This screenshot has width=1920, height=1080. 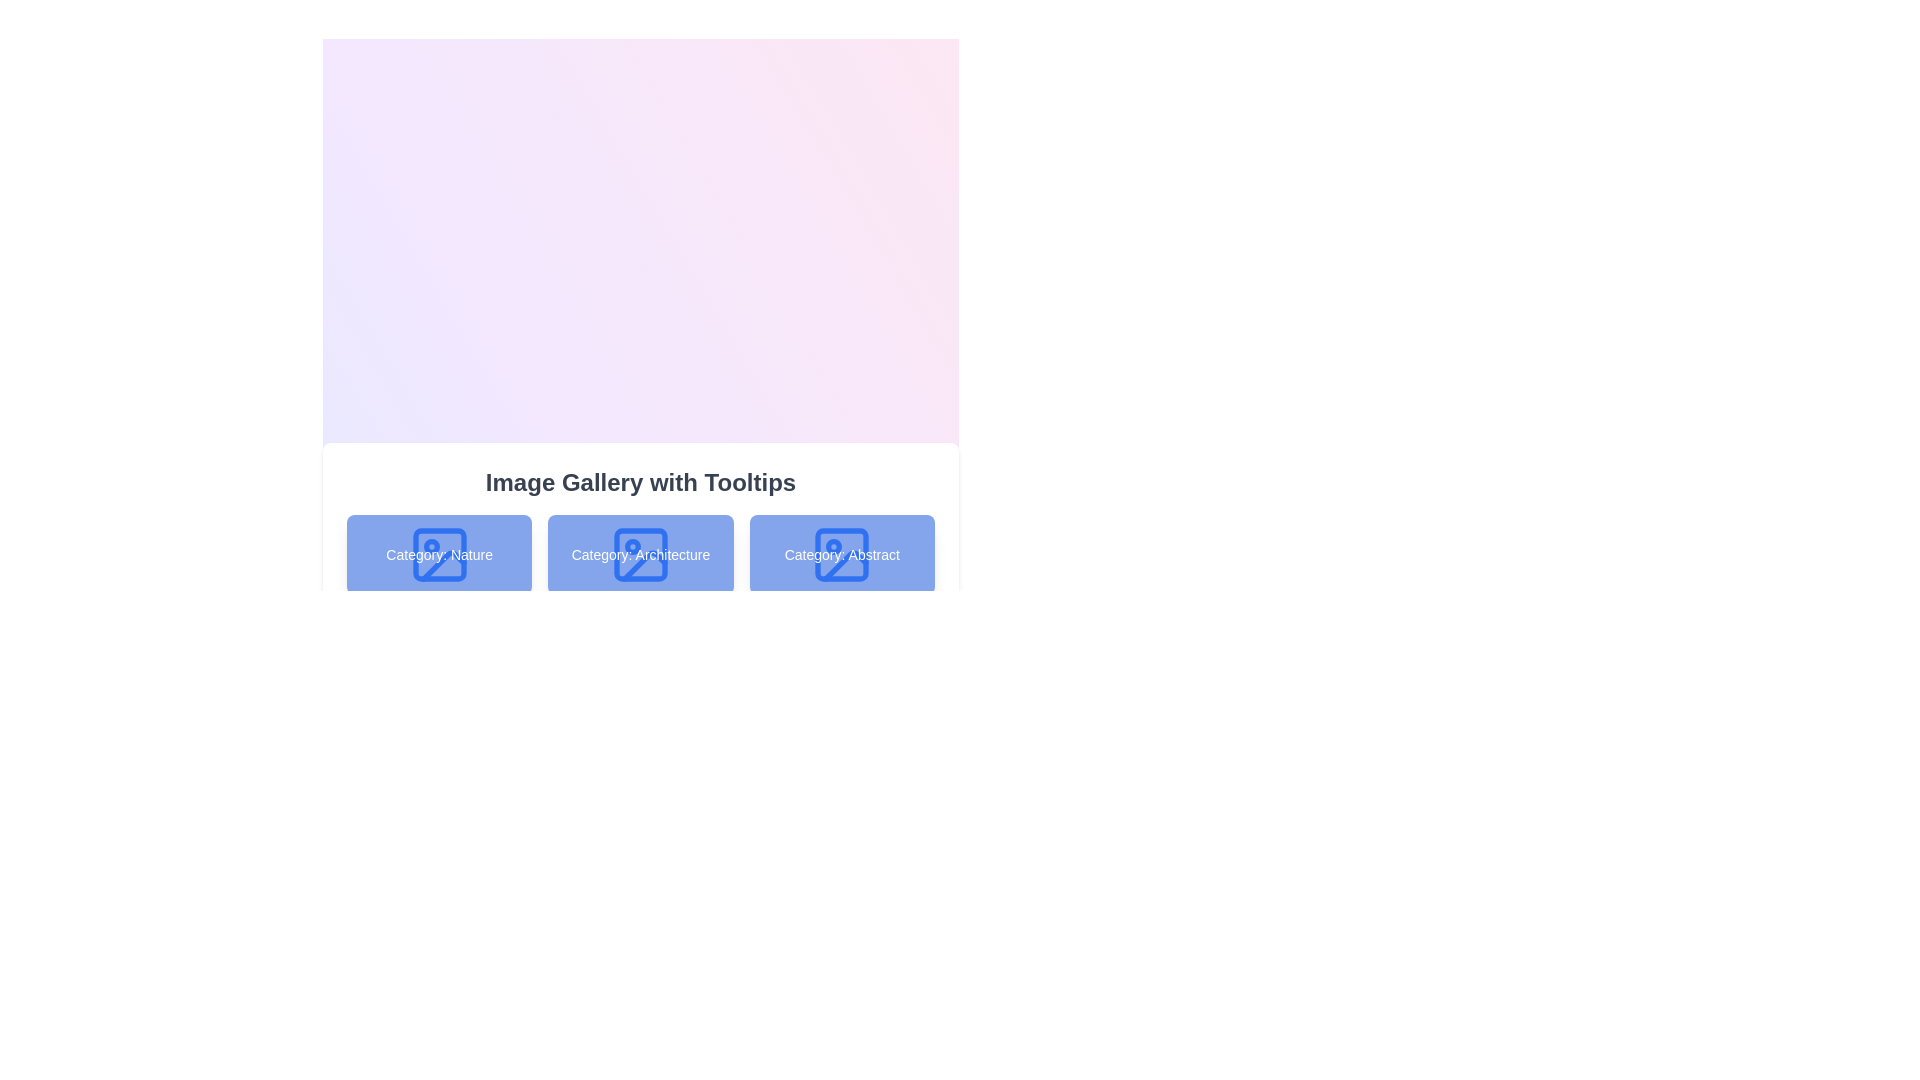 What do you see at coordinates (438, 555) in the screenshot?
I see `the 'Nature' category icon, which is the leftmost icon in a horizontal arrangement at the bottom of the interface under the 'Image Gallery with Tooltips' section` at bounding box center [438, 555].